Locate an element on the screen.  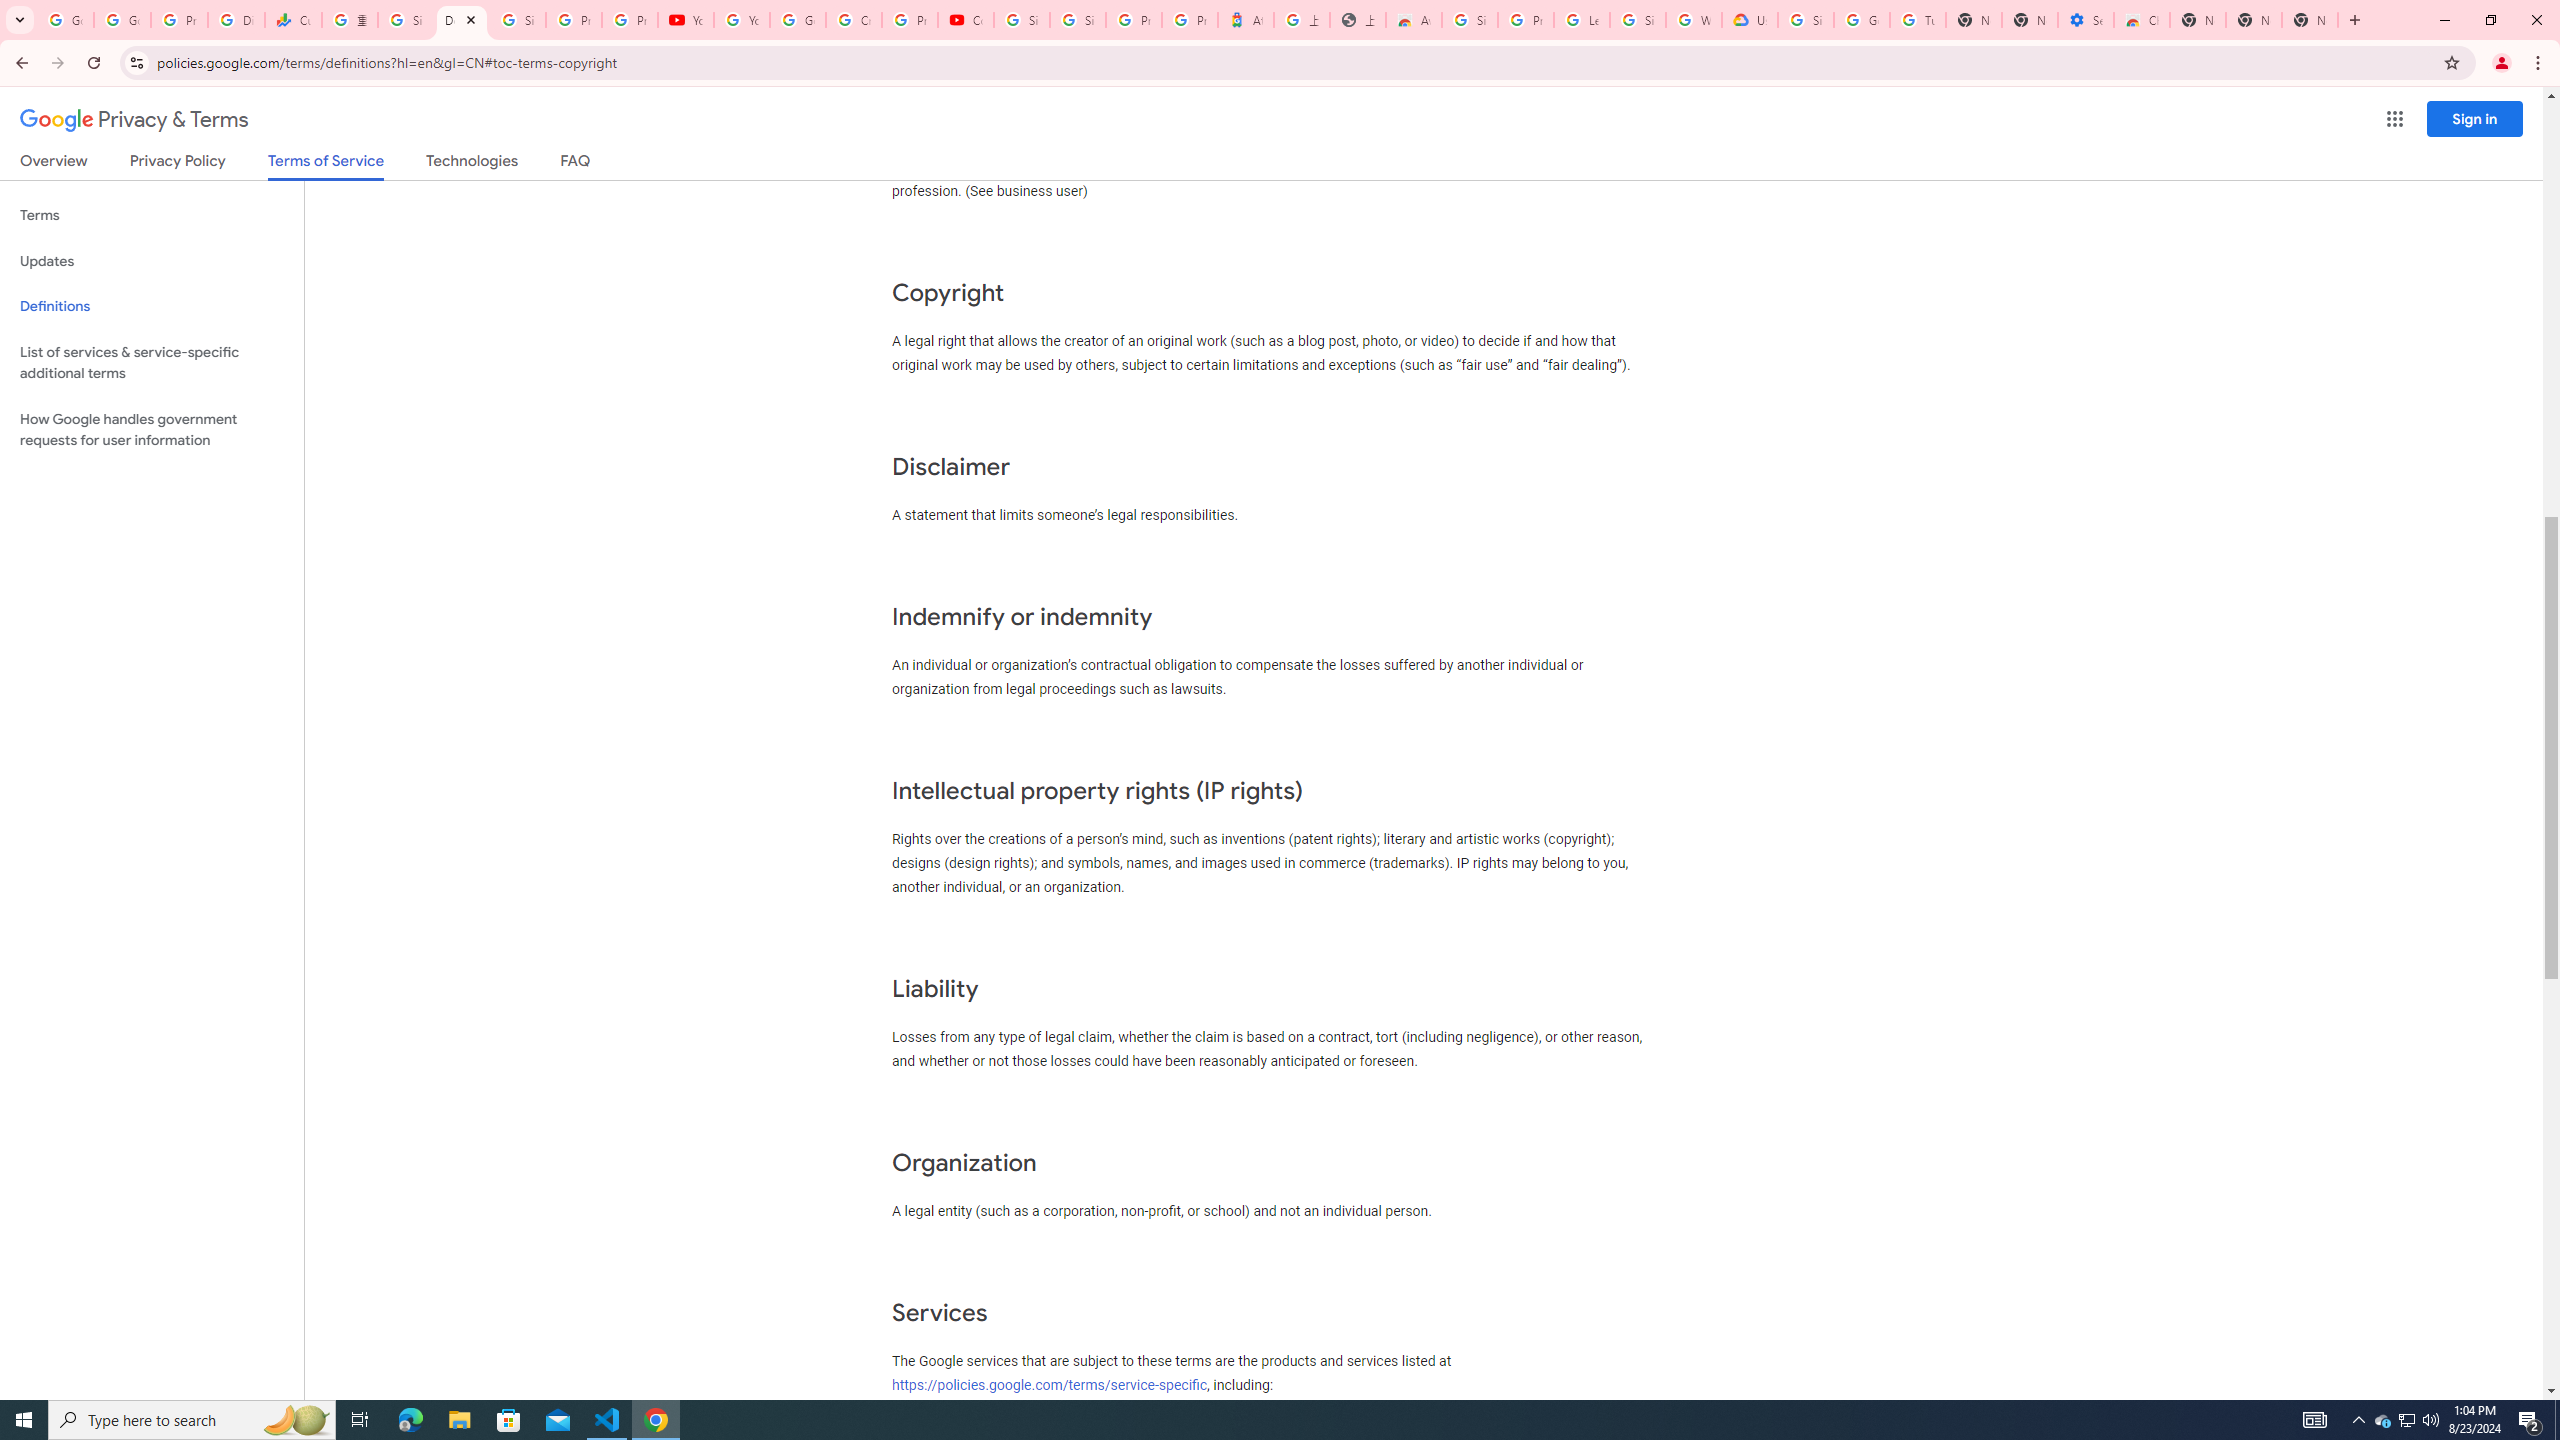
'Google Account Help' is located at coordinates (796, 19).